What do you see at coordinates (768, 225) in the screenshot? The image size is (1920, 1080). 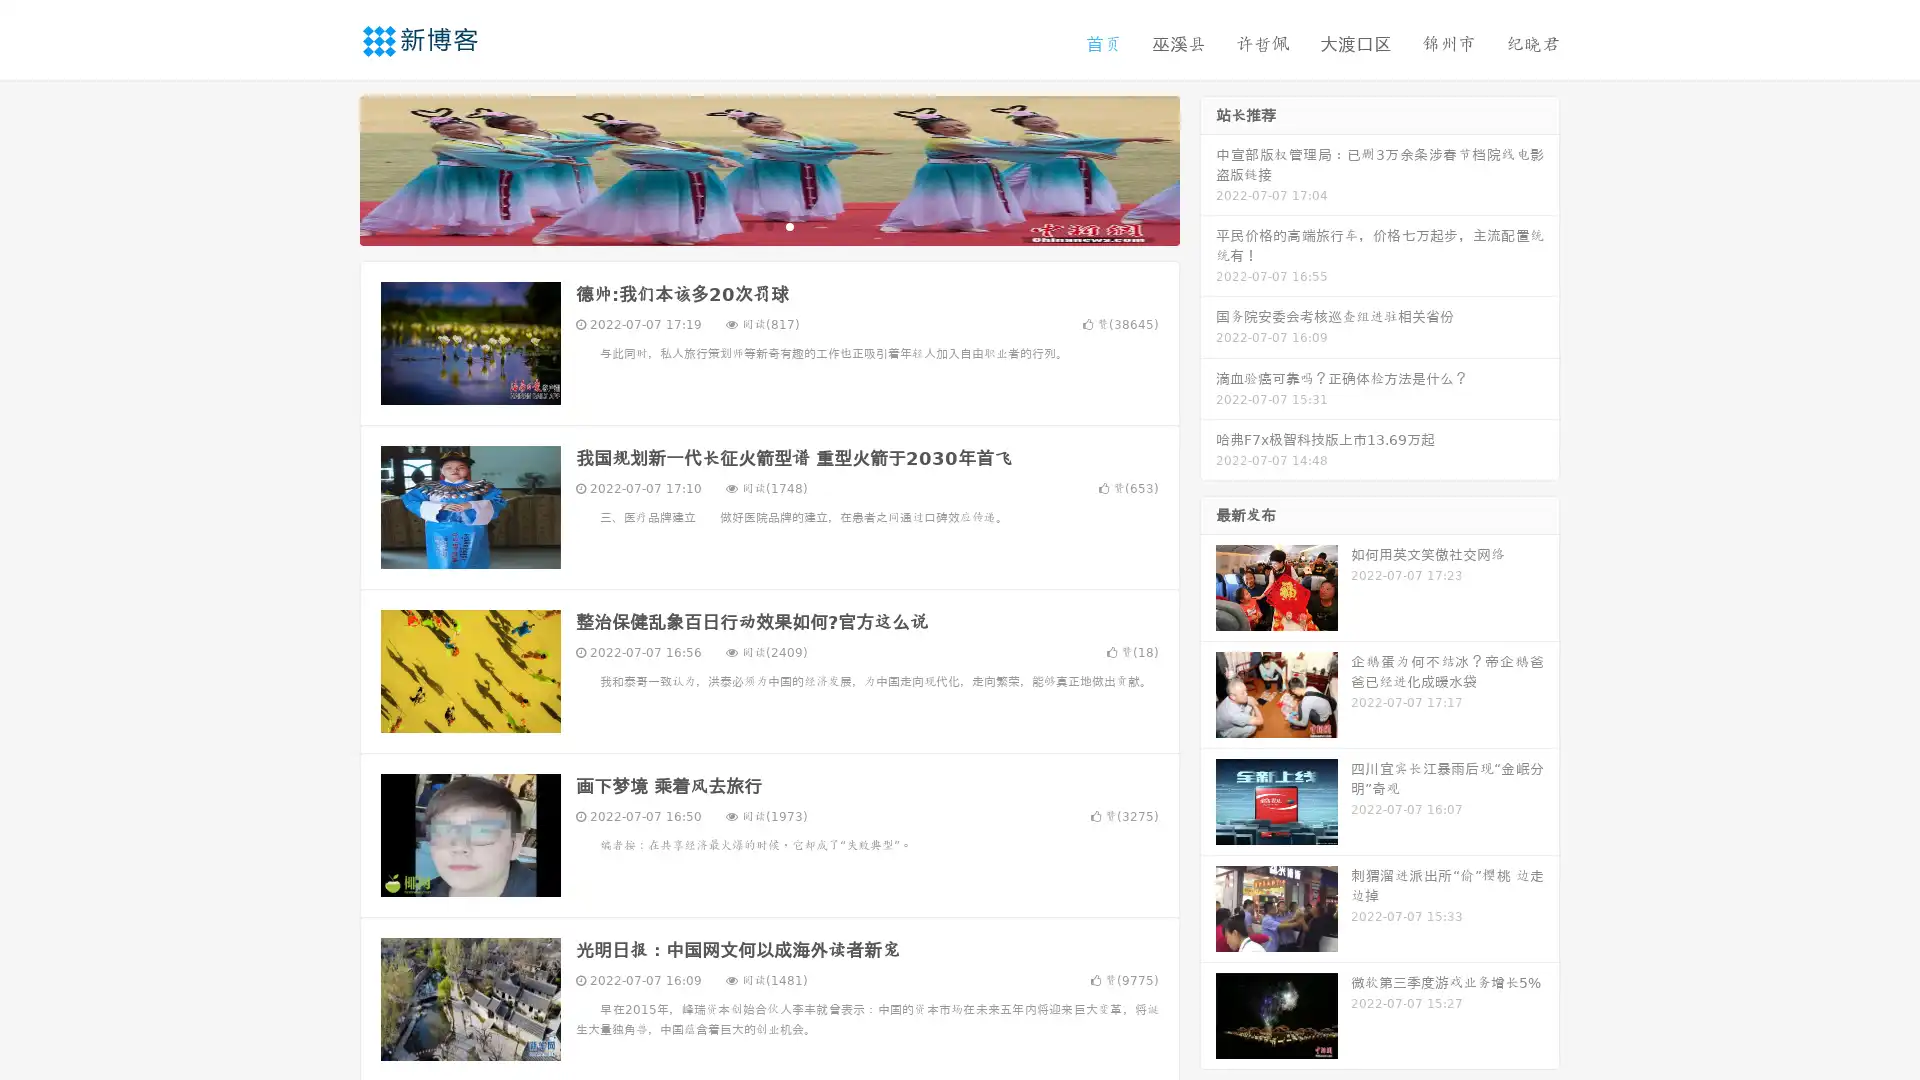 I see `Go to slide 2` at bounding box center [768, 225].